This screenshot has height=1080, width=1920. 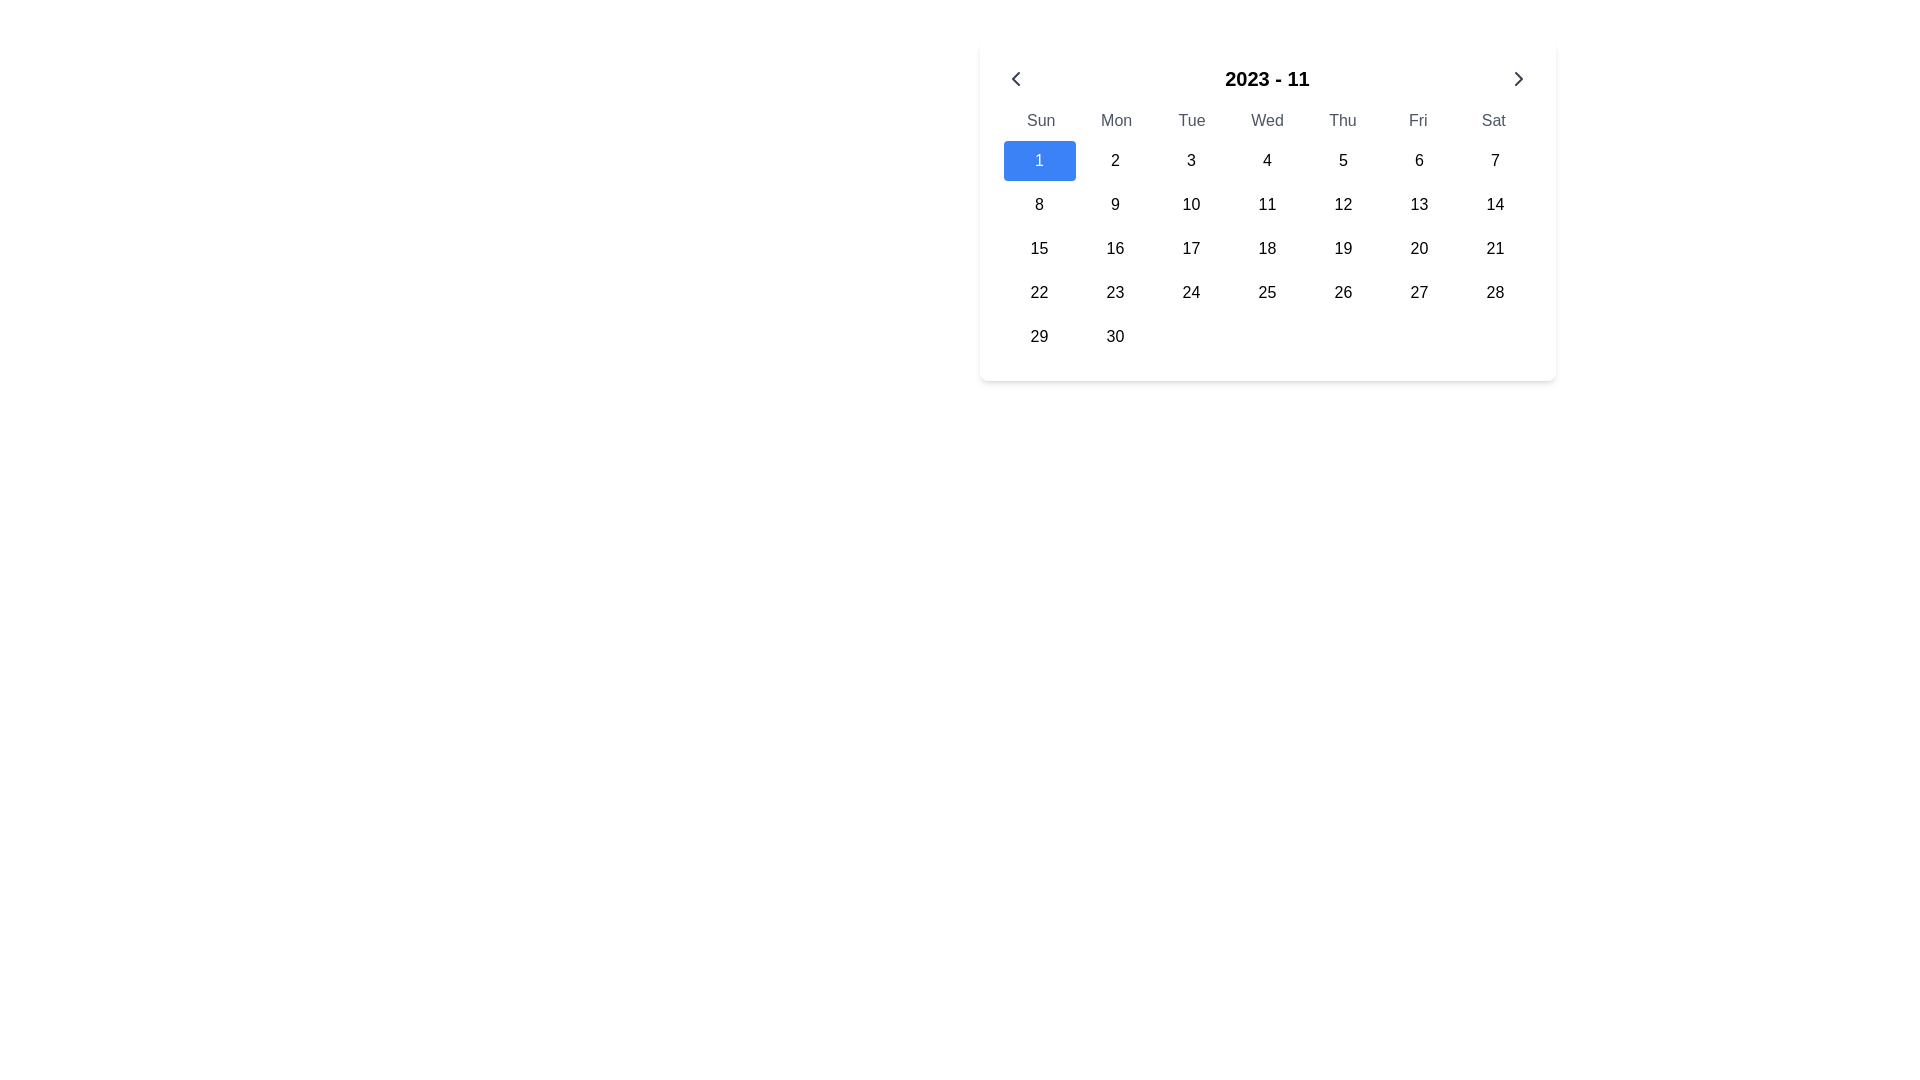 I want to click on the calendar date button representing '6' in the grid layout for November 2023, located in the first row and sixth column under 'Fri', so click(x=1418, y=160).